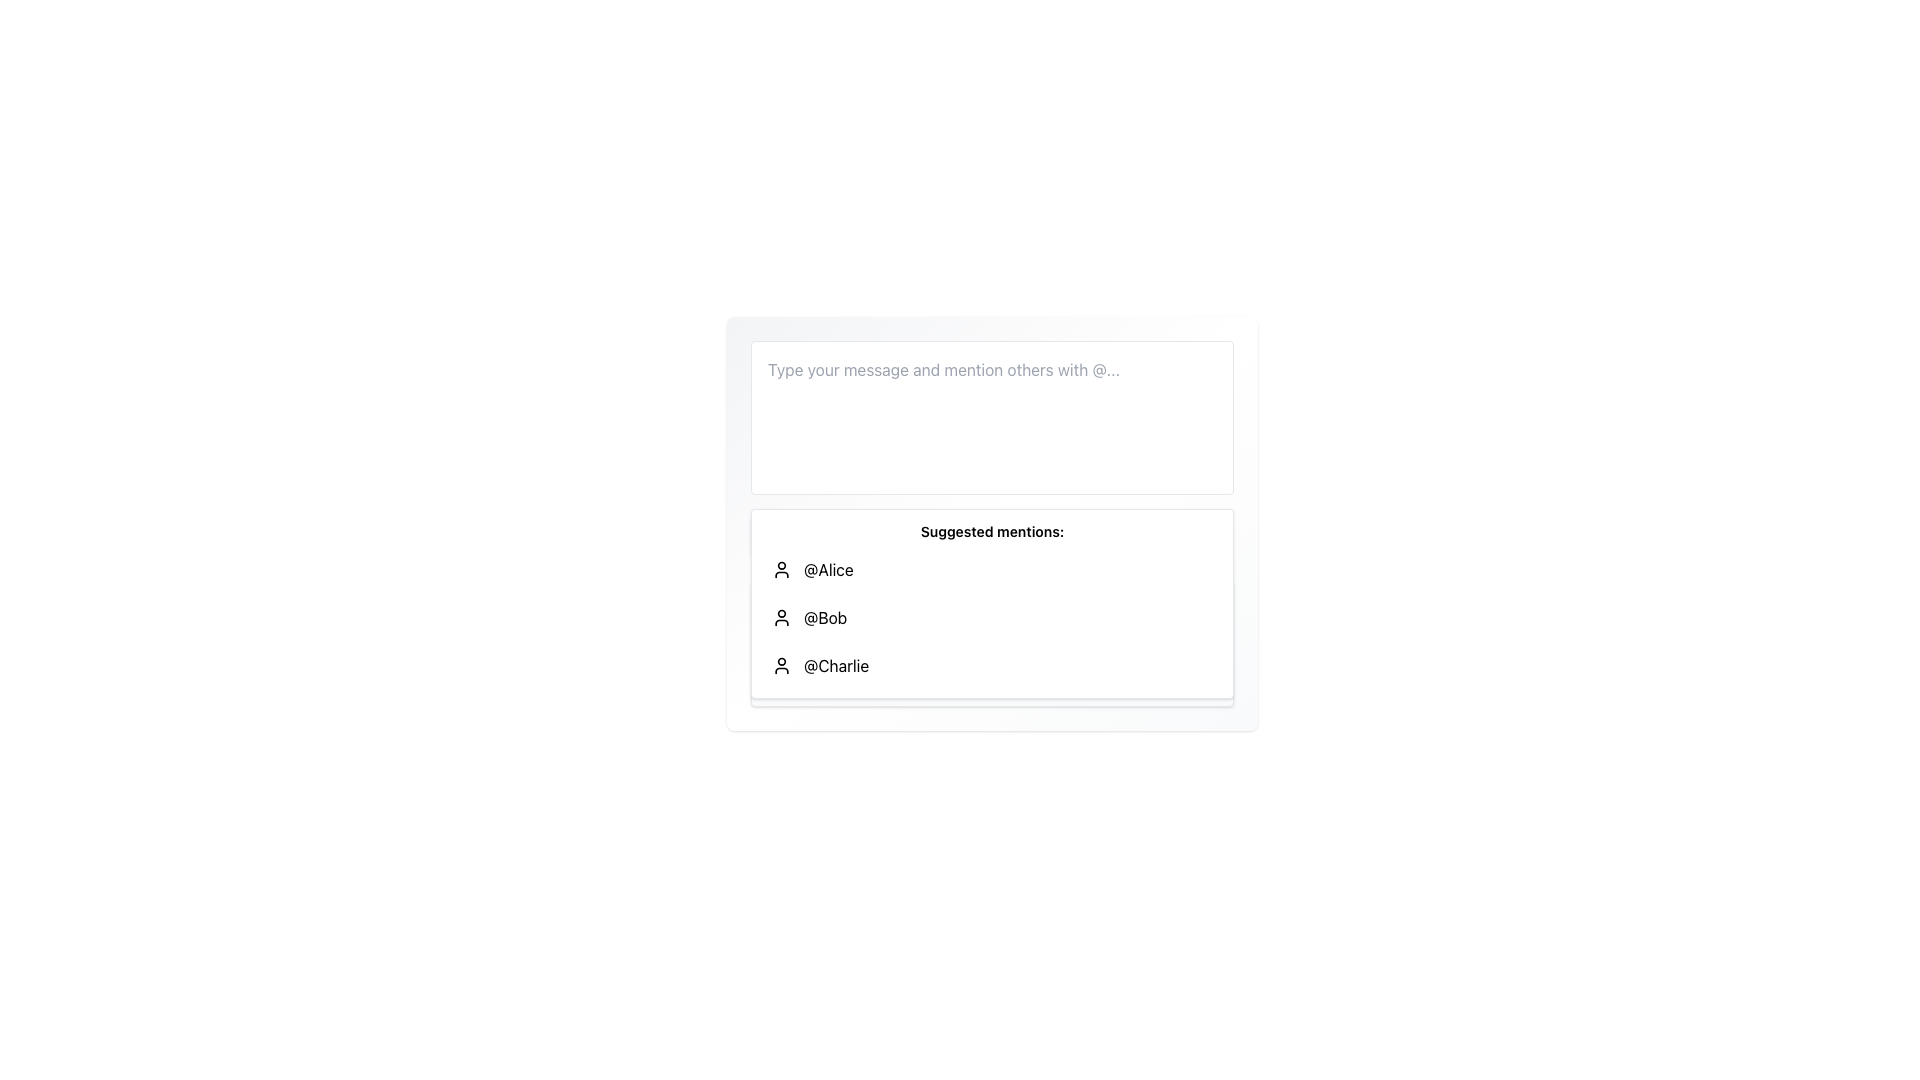 Image resolution: width=1920 pixels, height=1080 pixels. What do you see at coordinates (828, 570) in the screenshot?
I see `the text label representing the suggestion '@Alice' in the dropdown list` at bounding box center [828, 570].